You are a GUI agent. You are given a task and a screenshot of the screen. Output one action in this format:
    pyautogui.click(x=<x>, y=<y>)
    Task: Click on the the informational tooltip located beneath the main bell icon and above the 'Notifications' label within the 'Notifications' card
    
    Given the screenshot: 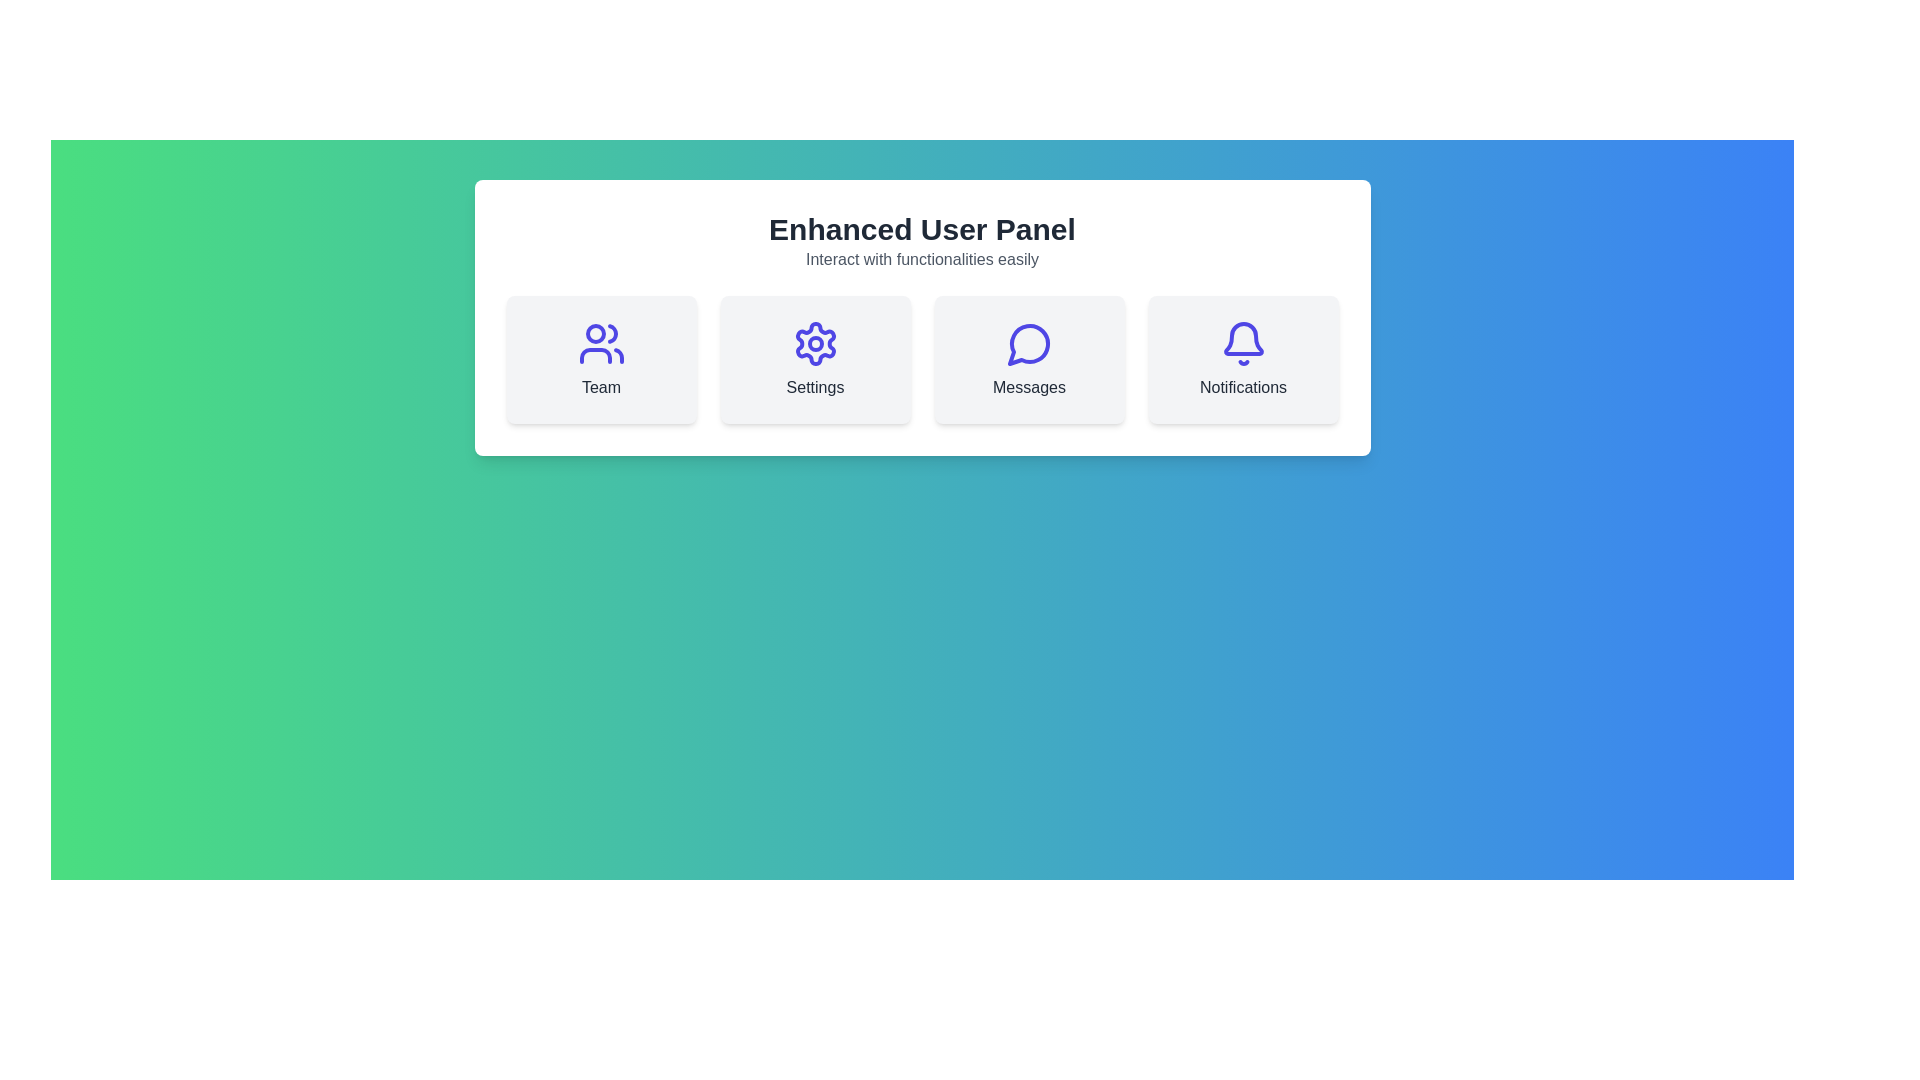 What is the action you would take?
    pyautogui.click(x=1242, y=346)
    